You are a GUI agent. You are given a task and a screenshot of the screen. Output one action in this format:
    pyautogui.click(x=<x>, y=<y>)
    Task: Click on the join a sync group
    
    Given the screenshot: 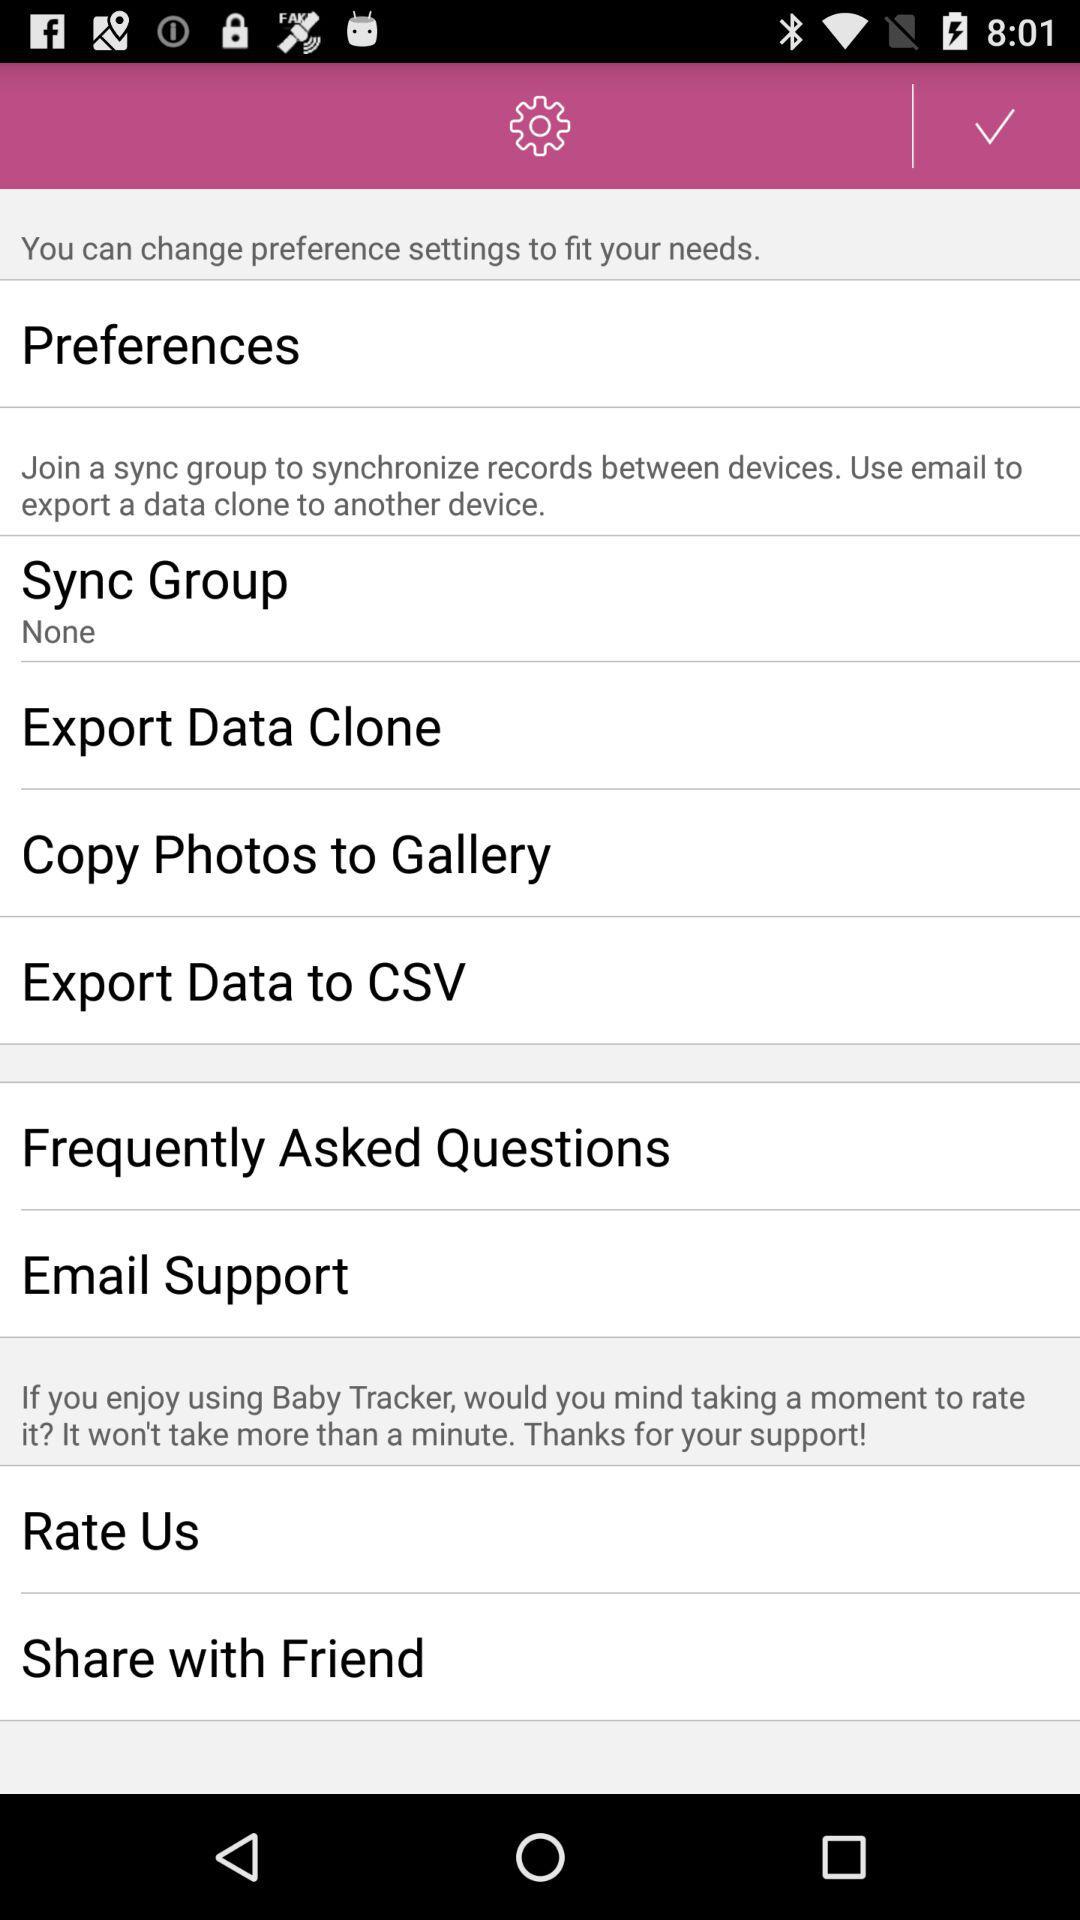 What is the action you would take?
    pyautogui.click(x=540, y=598)
    